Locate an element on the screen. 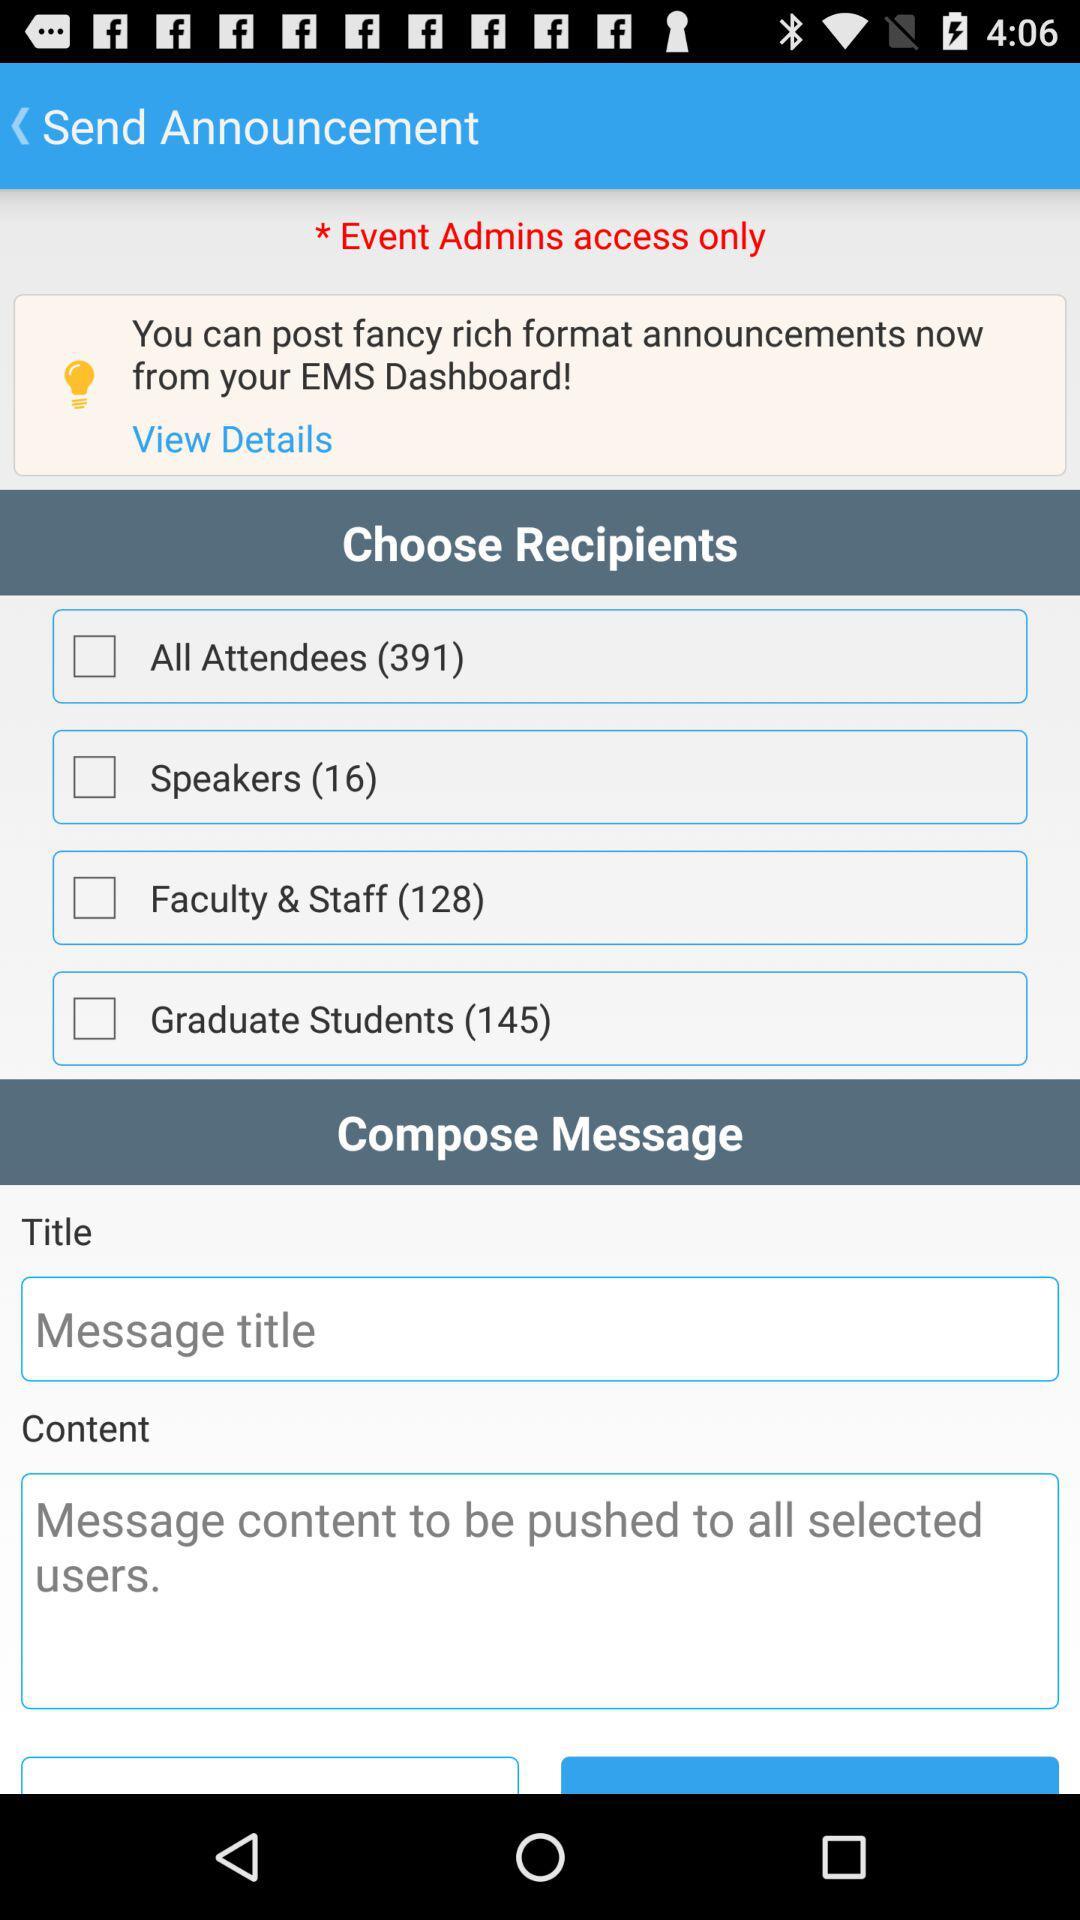  item is located at coordinates (94, 896).